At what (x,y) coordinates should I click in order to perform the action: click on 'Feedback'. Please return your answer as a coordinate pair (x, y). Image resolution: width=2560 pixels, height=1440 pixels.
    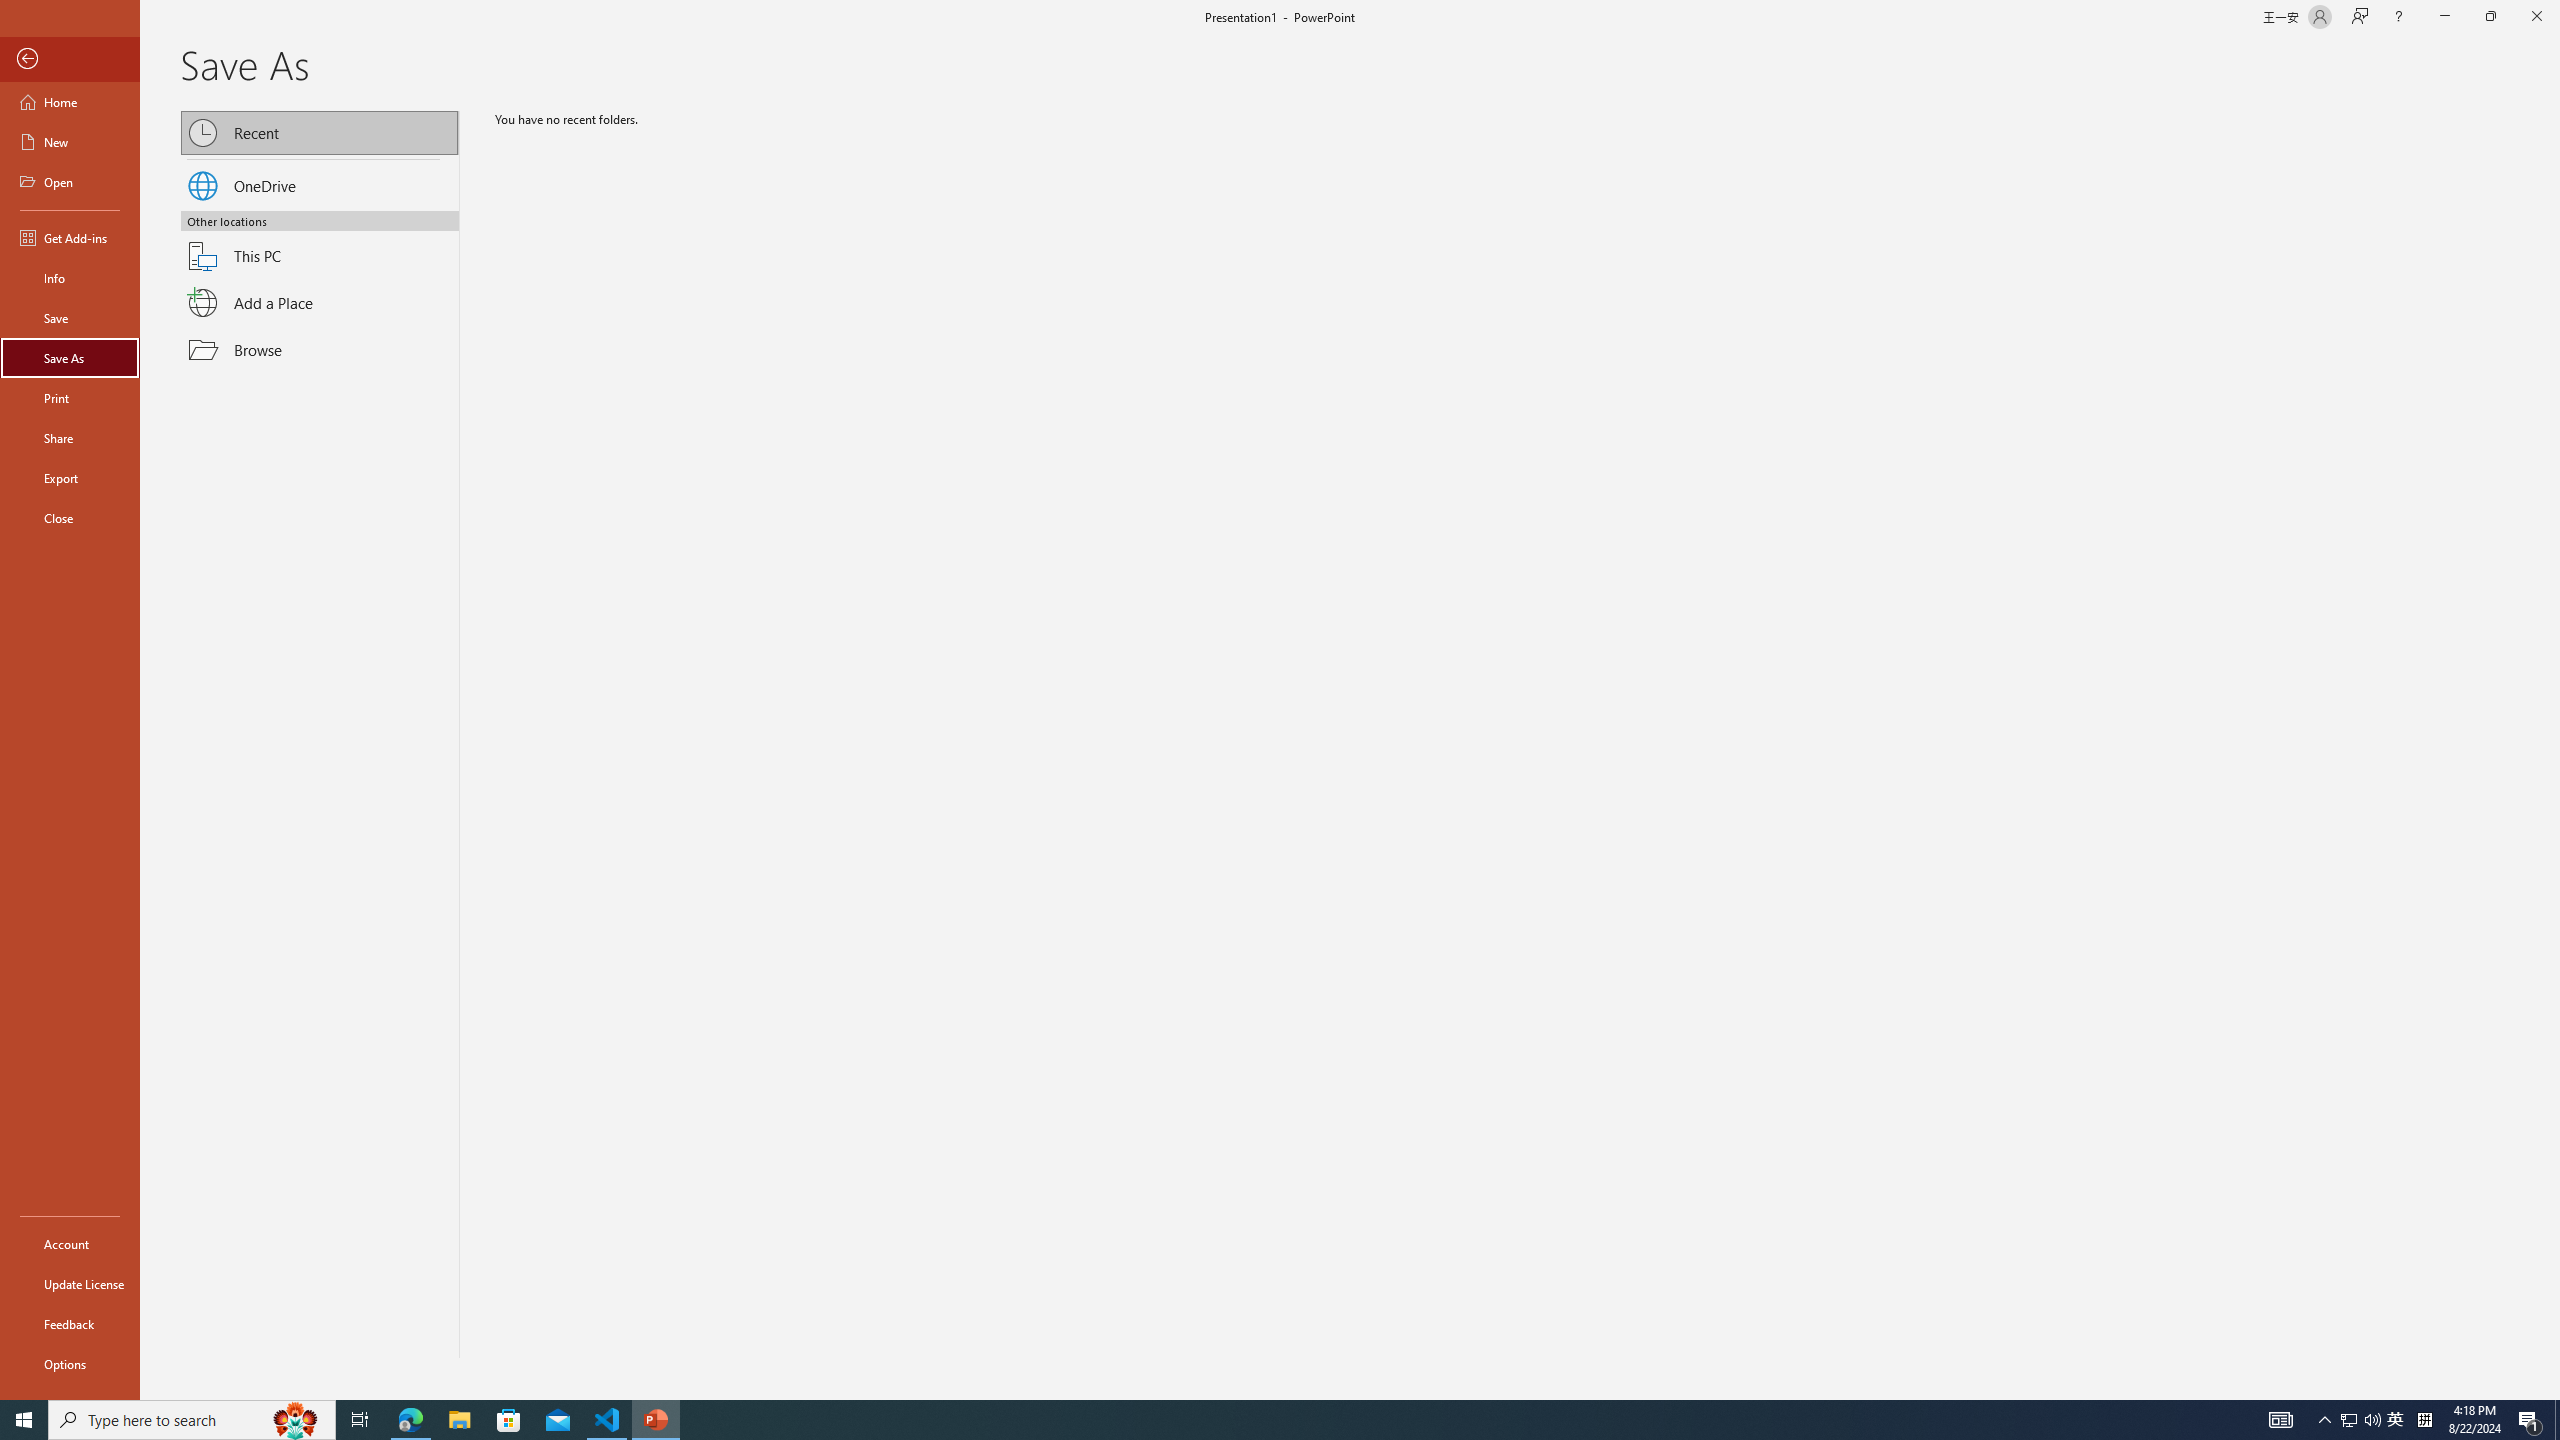
    Looking at the image, I should click on (69, 1324).